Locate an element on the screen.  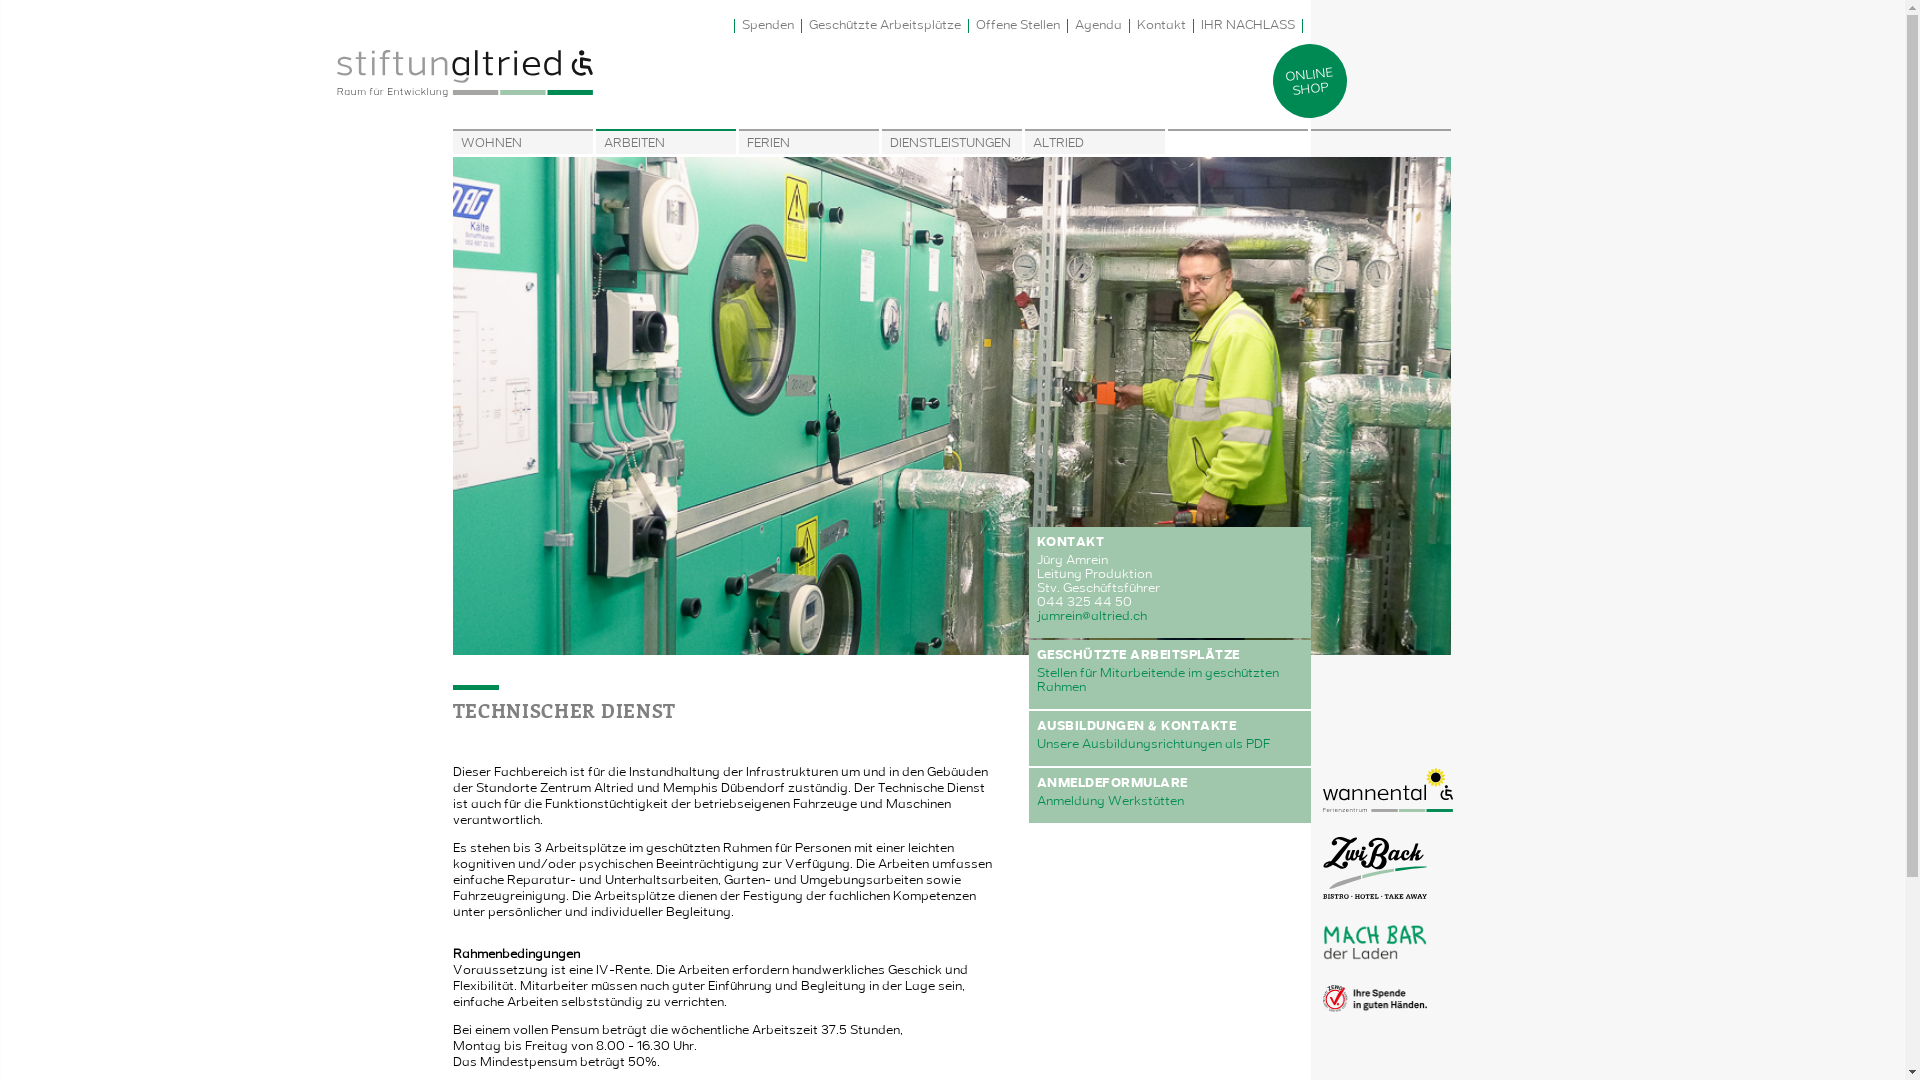
'Spenden' is located at coordinates (766, 26).